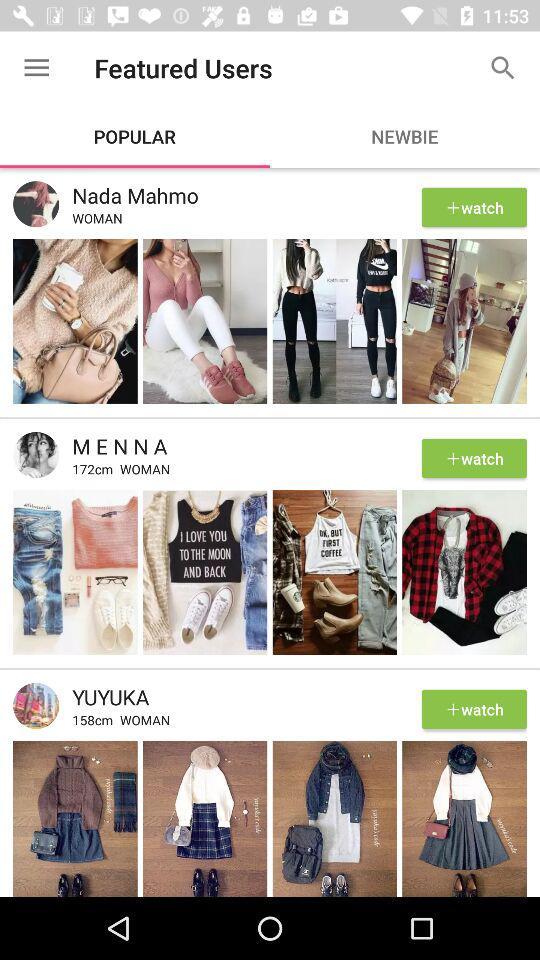 The image size is (540, 960). What do you see at coordinates (502, 68) in the screenshot?
I see `the item to the right of featured users item` at bounding box center [502, 68].